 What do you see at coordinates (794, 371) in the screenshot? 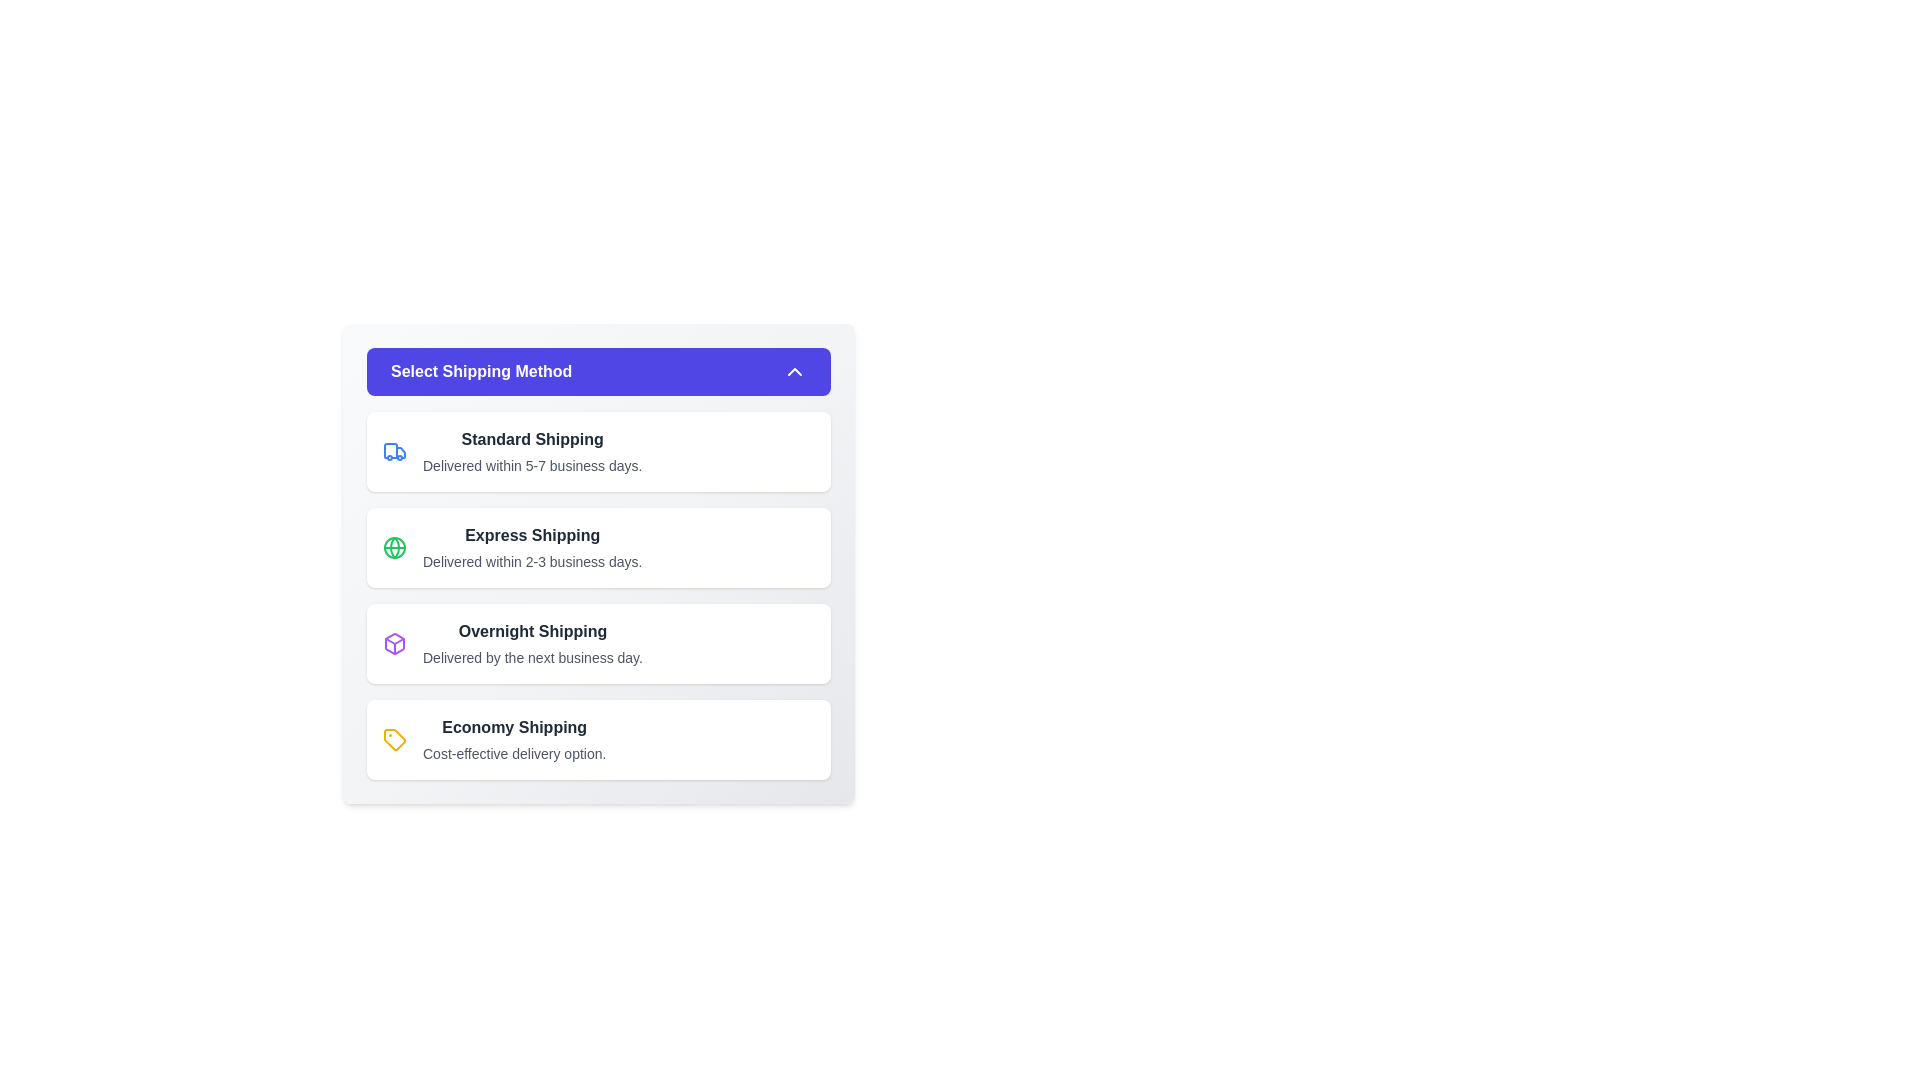
I see `the expandable/collapsible icon located at the top-right corner of the 'Select Shipping Method' blue section to toggle visibility of related components` at bounding box center [794, 371].